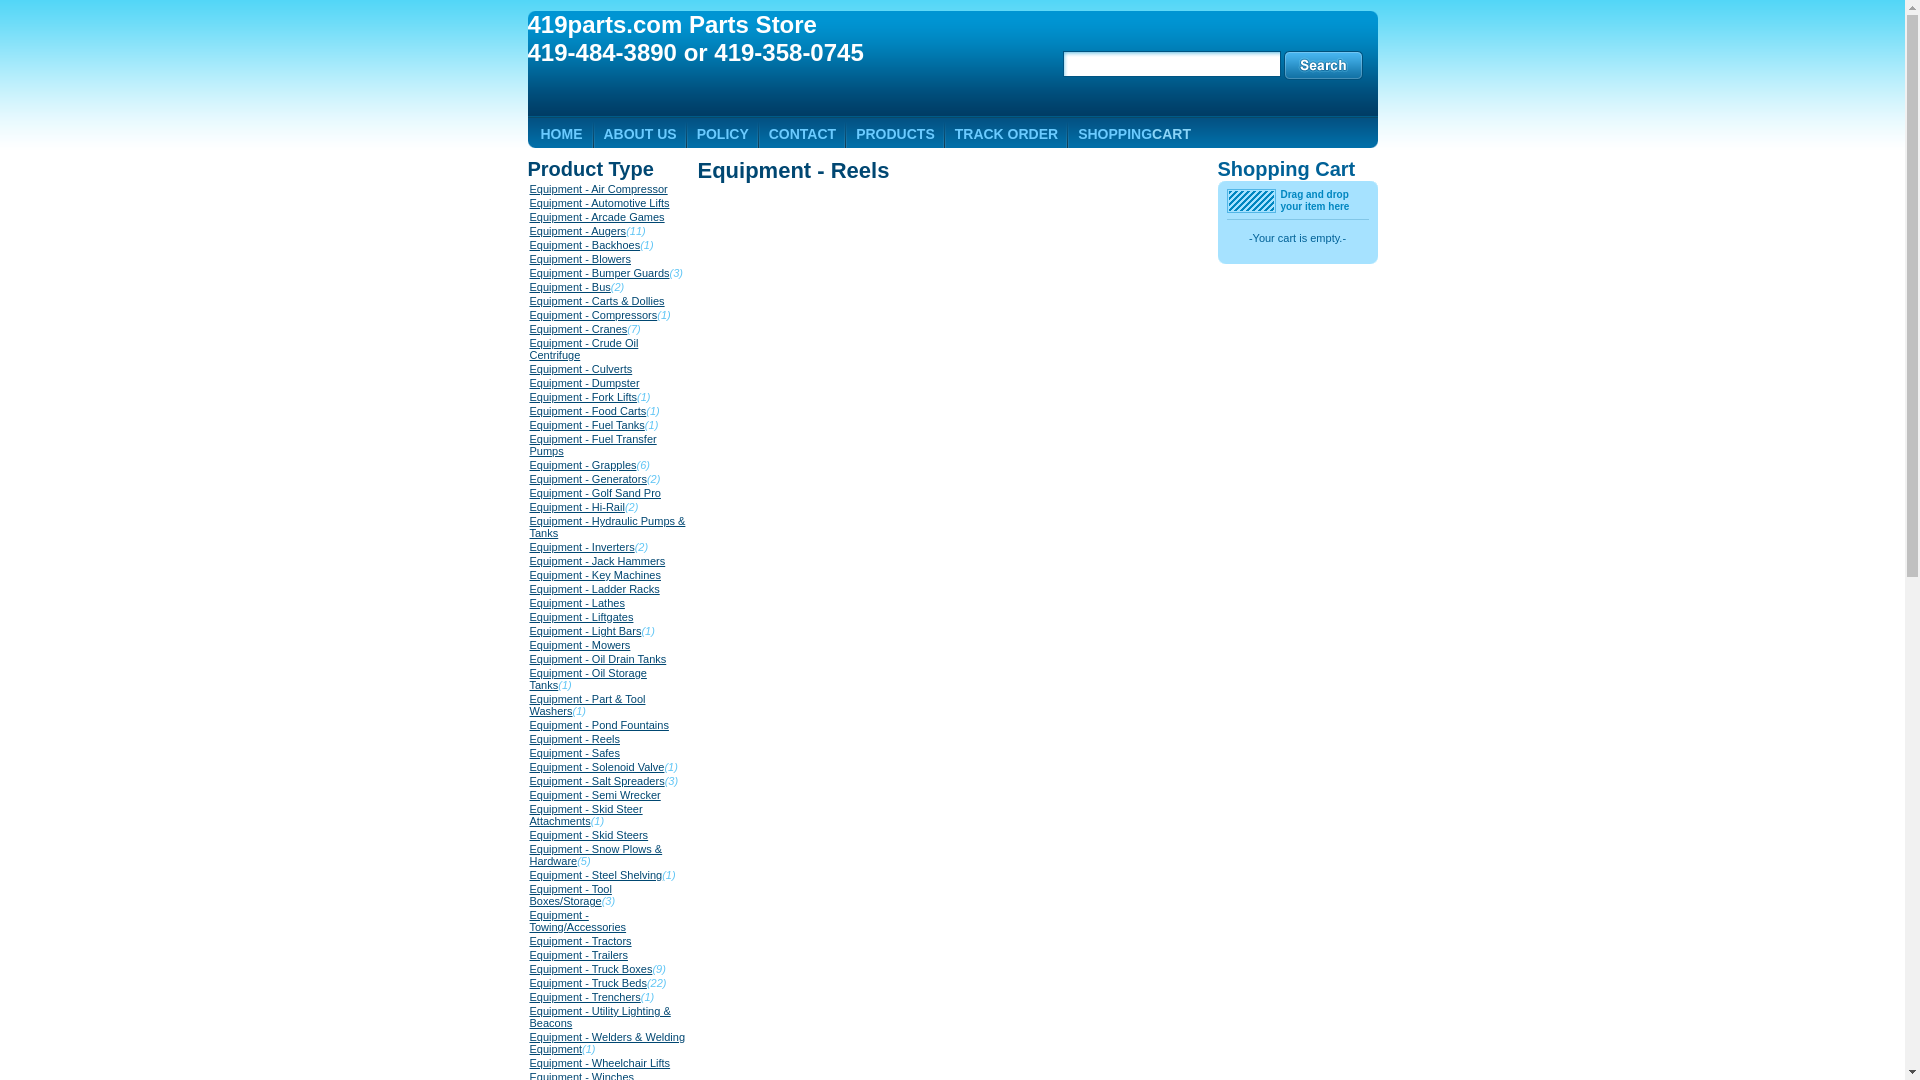 The image size is (1920, 1080). Describe the element at coordinates (529, 327) in the screenshot. I see `'Equipment - Cranes'` at that location.